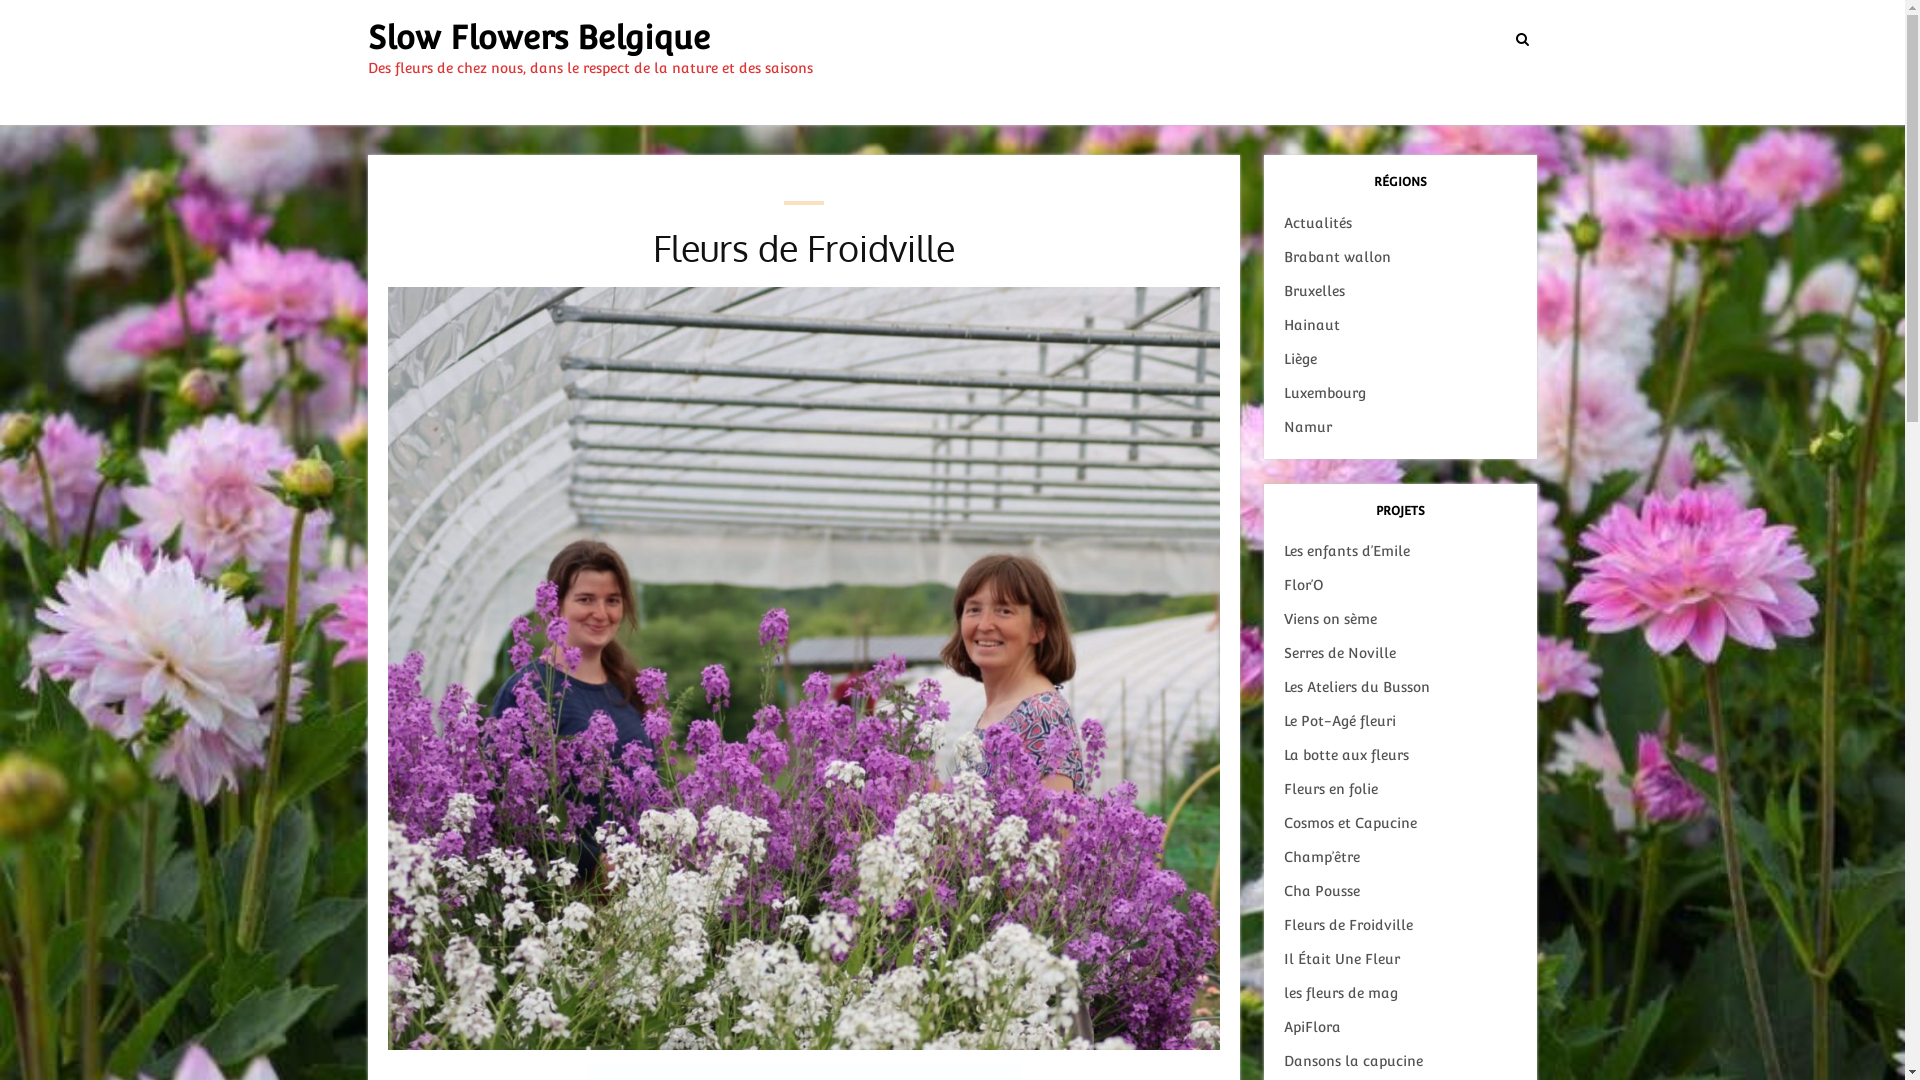  Describe the element at coordinates (1283, 992) in the screenshot. I see `'les fleurs de mag'` at that location.